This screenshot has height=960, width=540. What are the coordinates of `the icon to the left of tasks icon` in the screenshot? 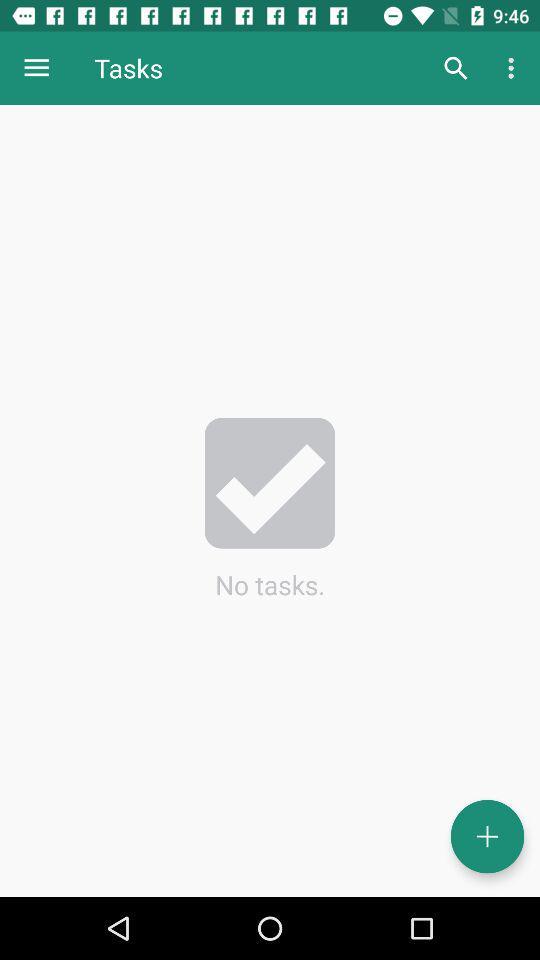 It's located at (36, 68).